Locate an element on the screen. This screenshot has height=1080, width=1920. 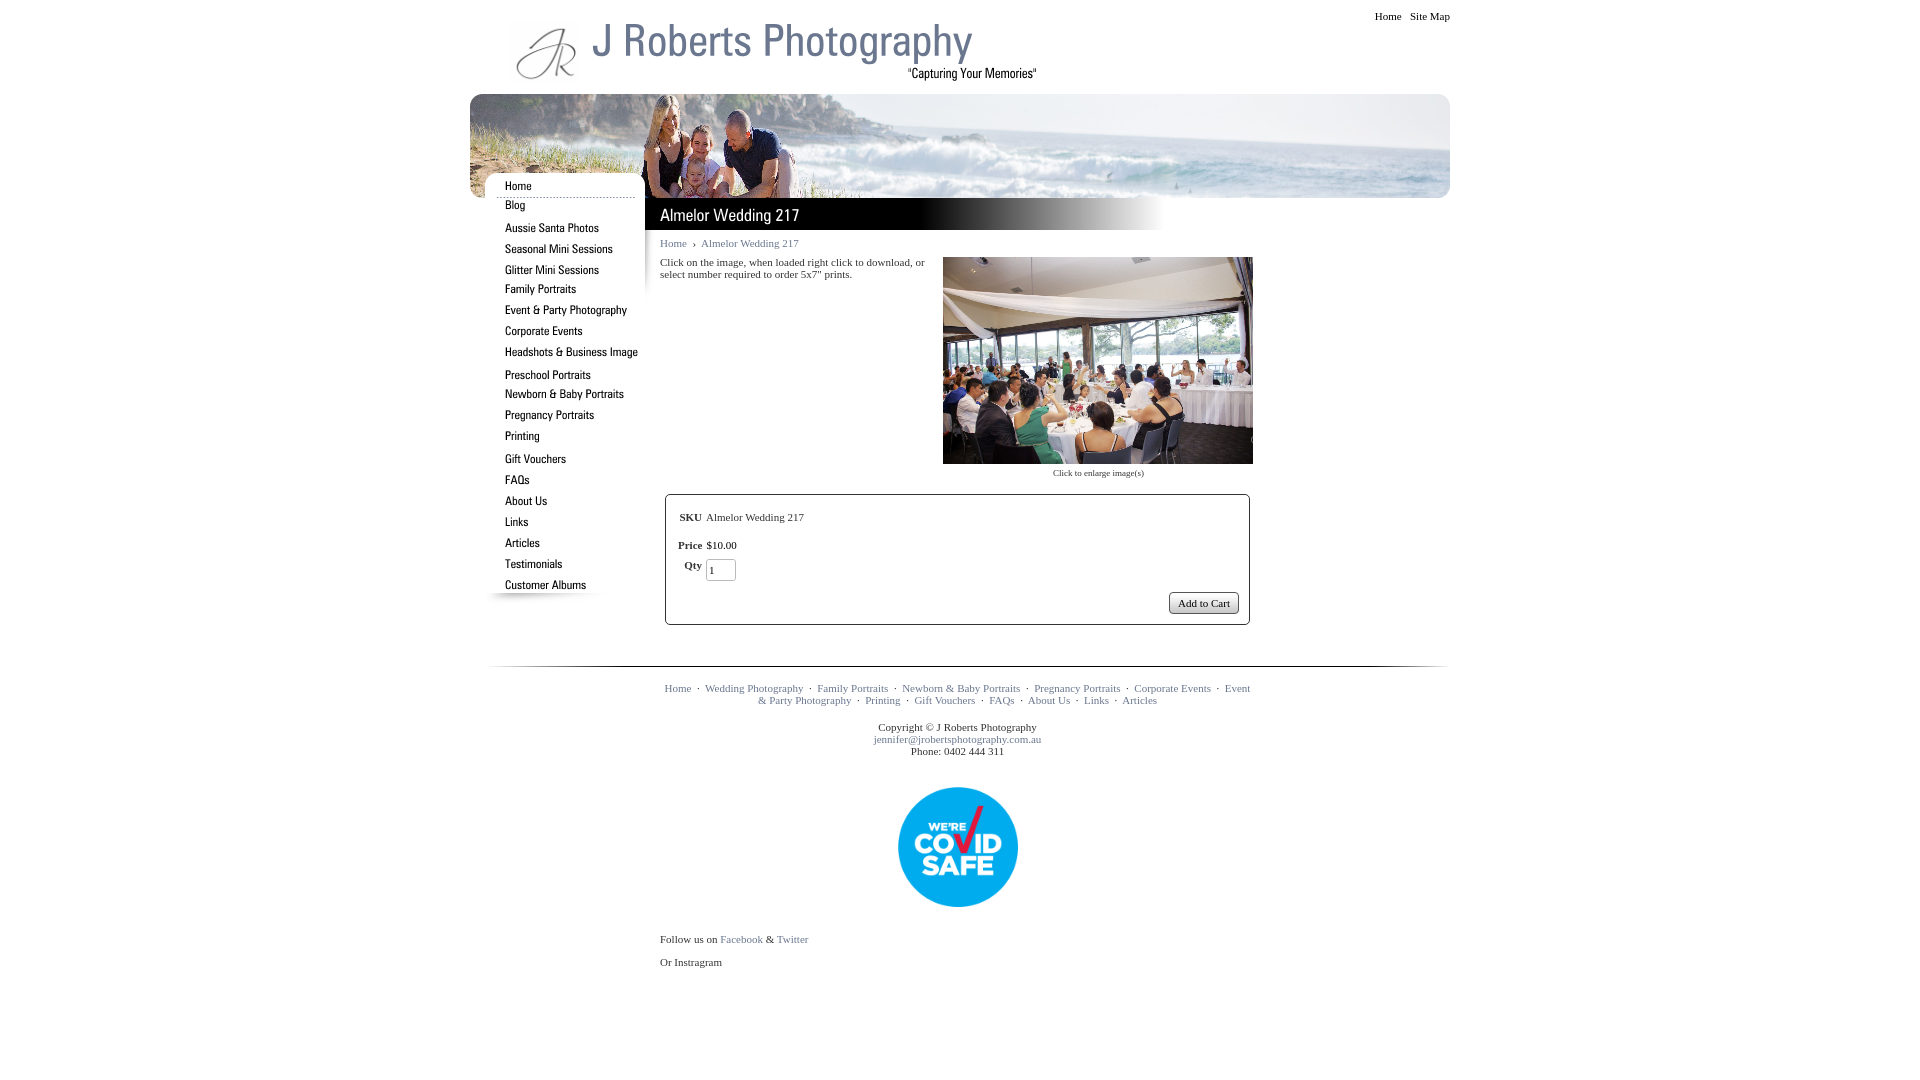
'jennifer@jrobertsphotography.com.au' is located at coordinates (873, 739).